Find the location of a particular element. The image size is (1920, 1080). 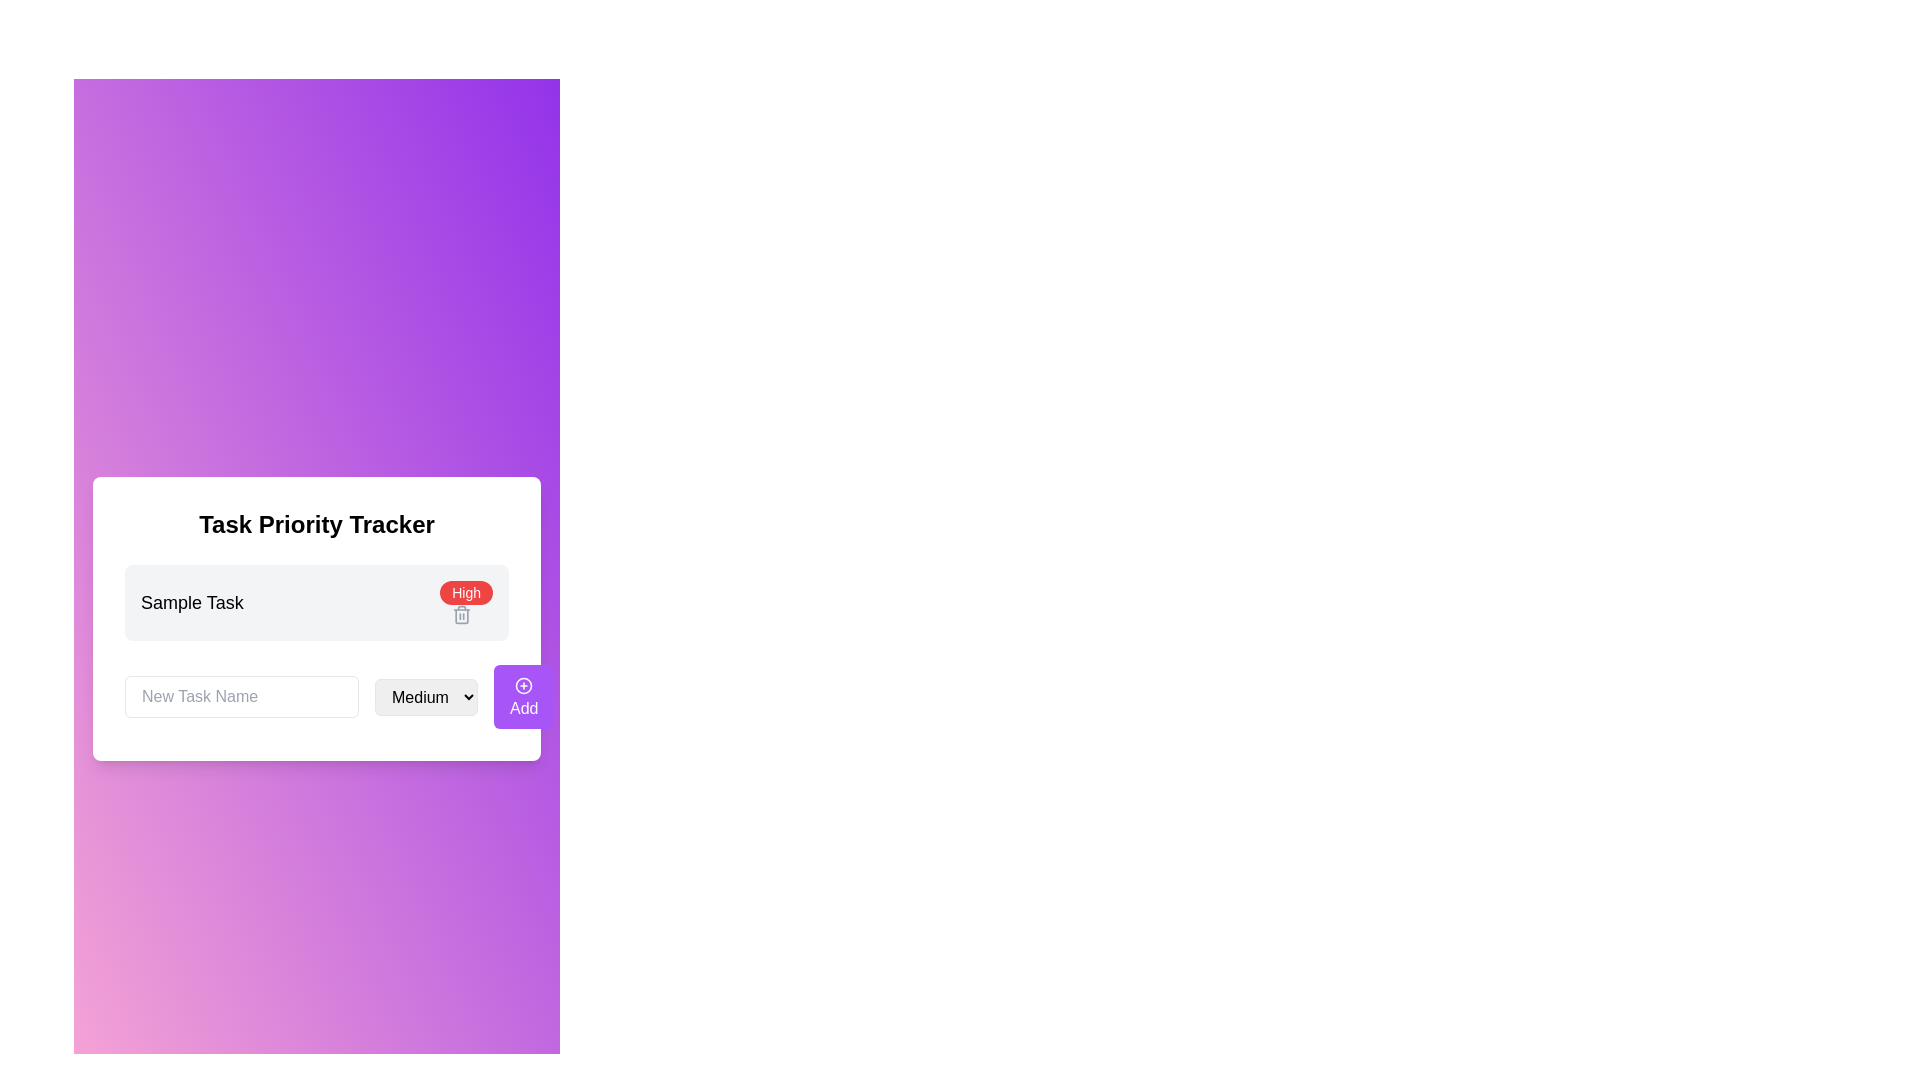

the visual representation of the circular icon with a plus symbol, which is part of the 'Add' button located at the bottom-right section of the interface is located at coordinates (524, 684).